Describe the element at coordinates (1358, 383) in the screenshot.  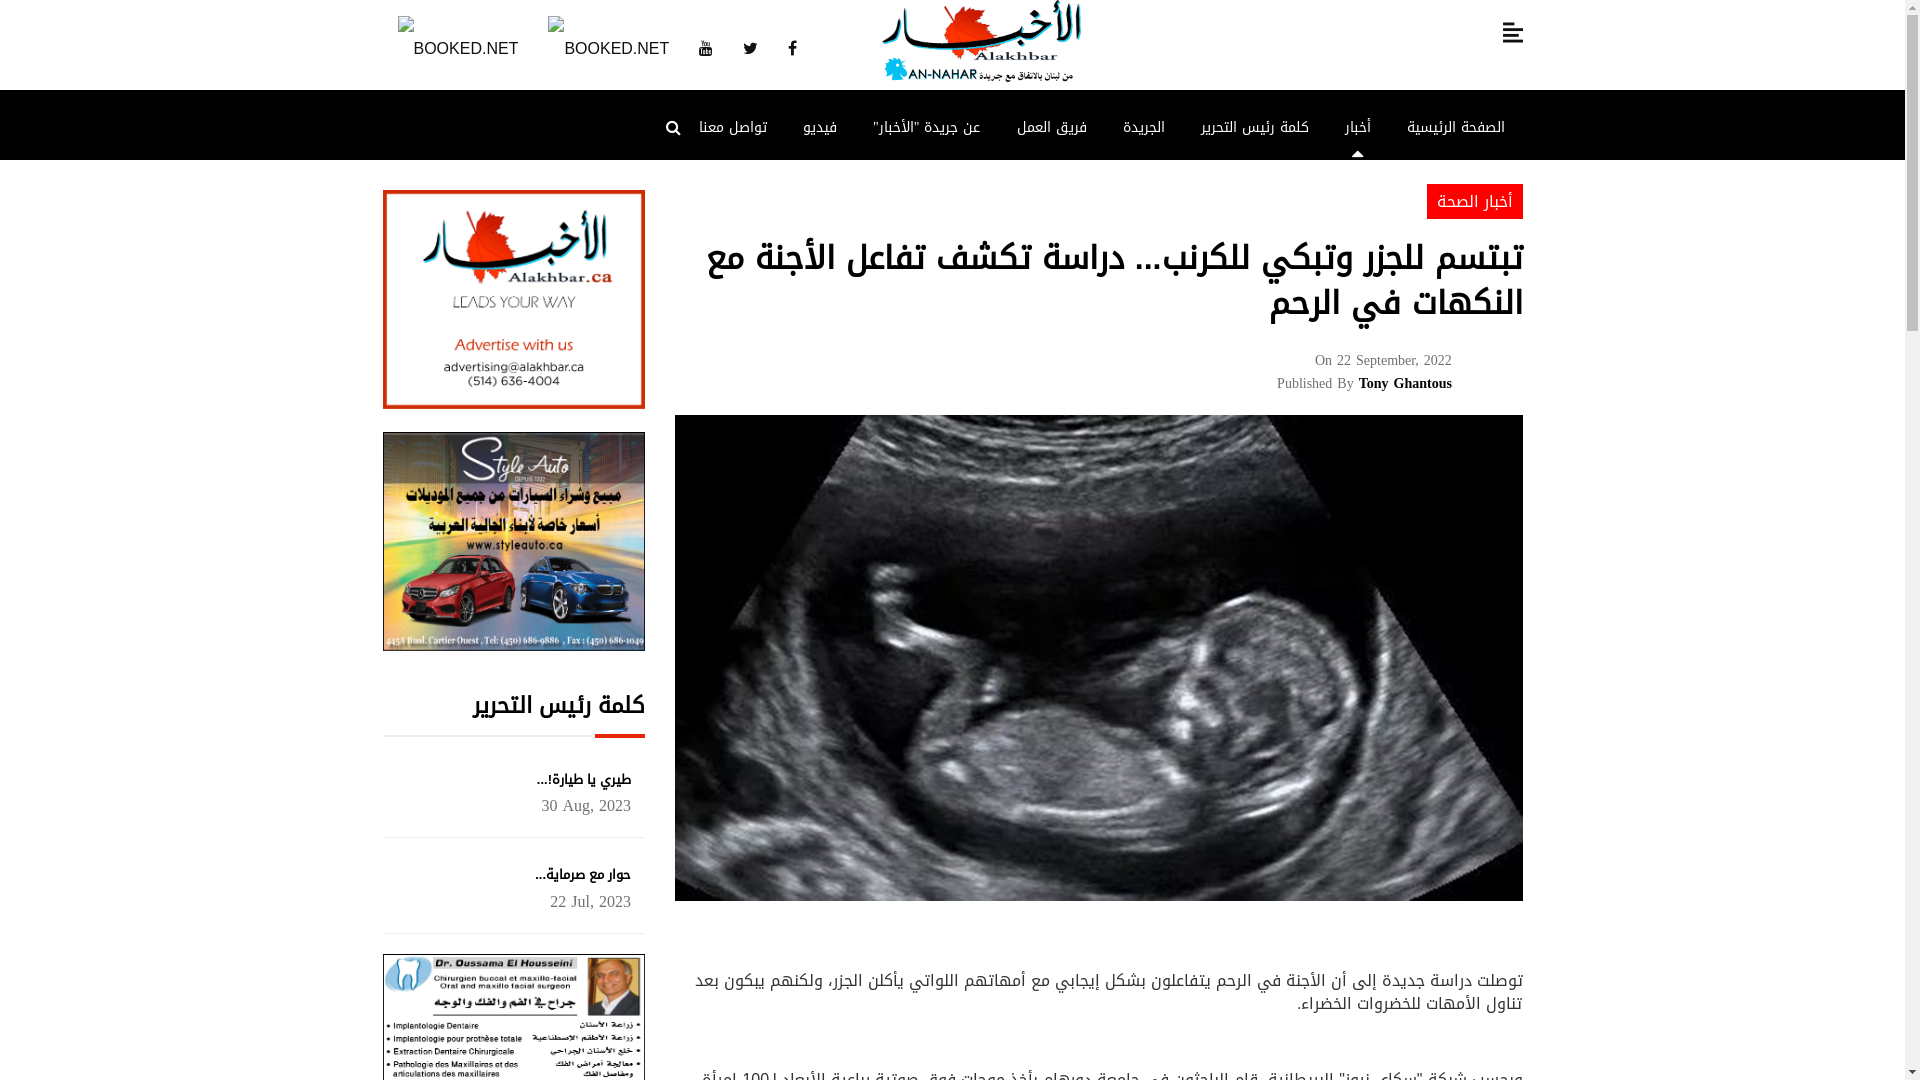
I see `'Tony Ghantous'` at that location.